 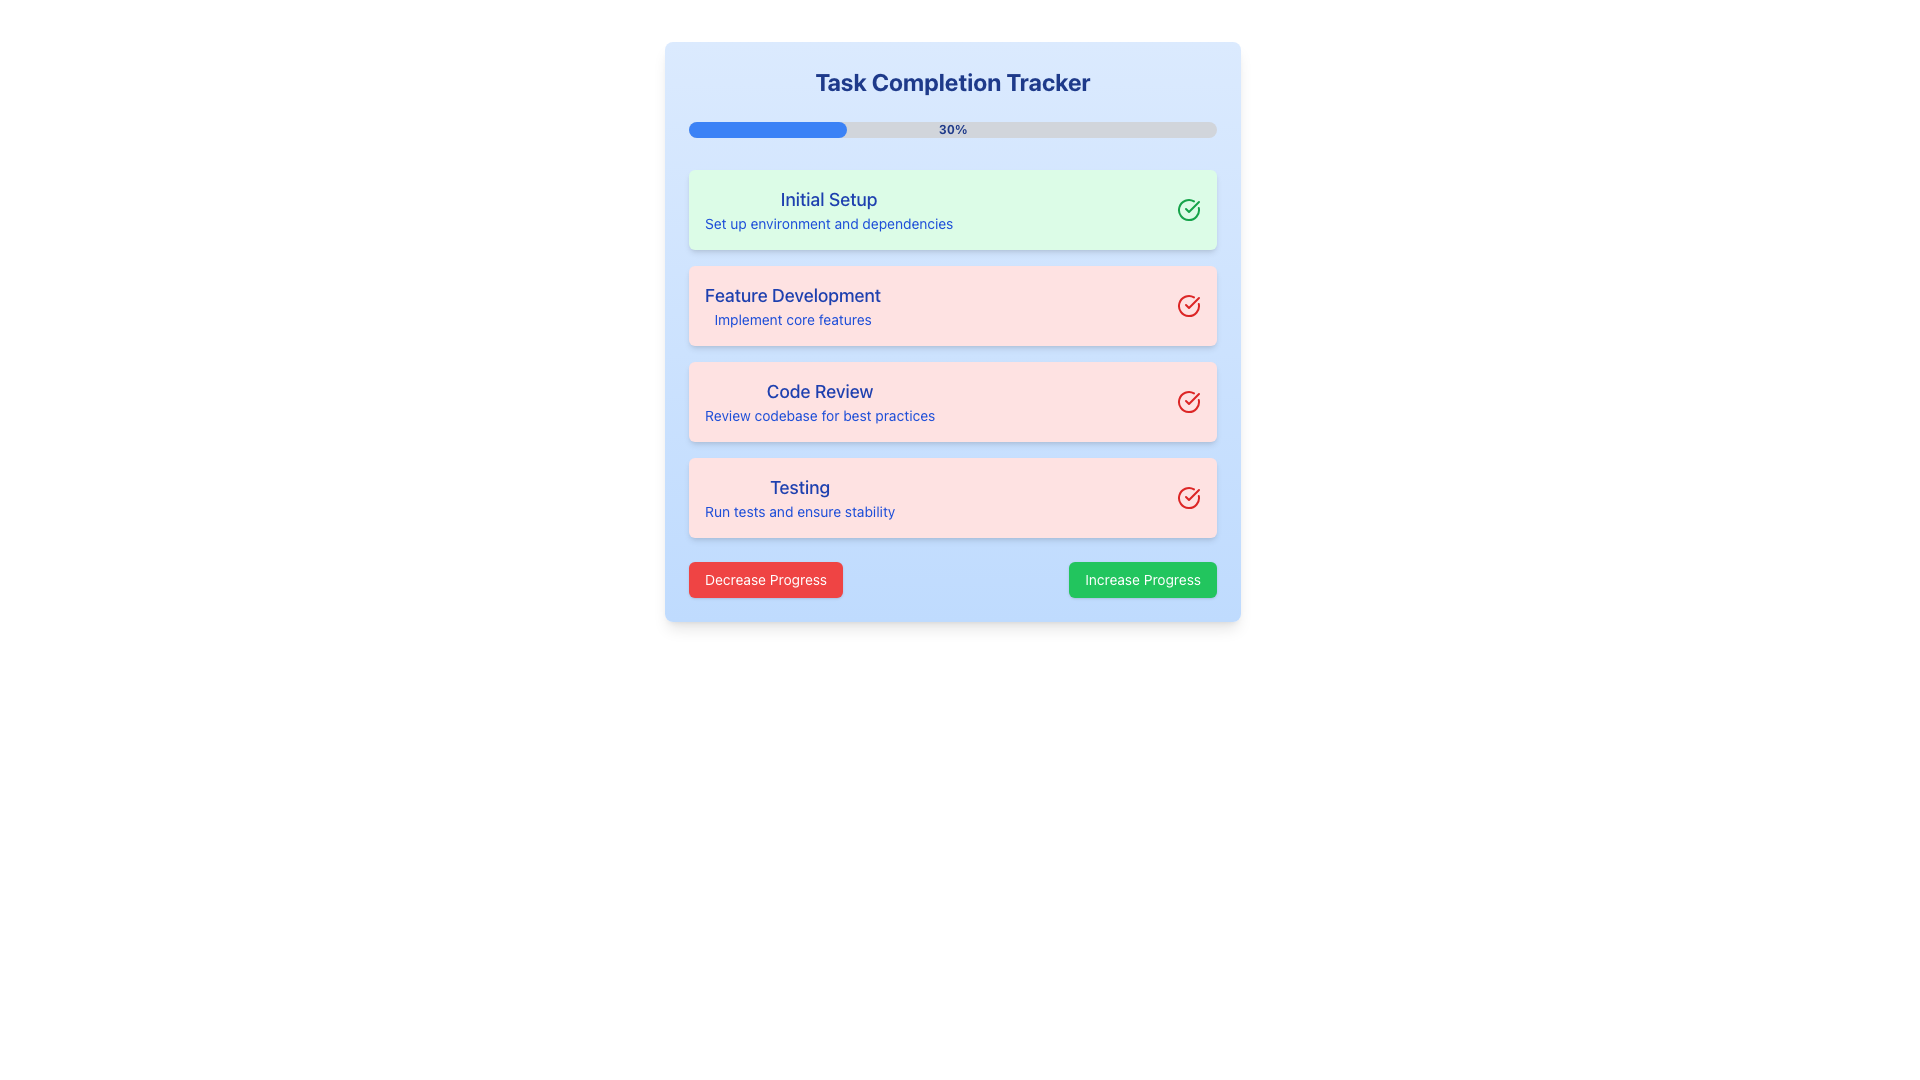 I want to click on the Informational panel which has a light red background and contains the text 'Testing' and a checkmark icon, so click(x=952, y=496).